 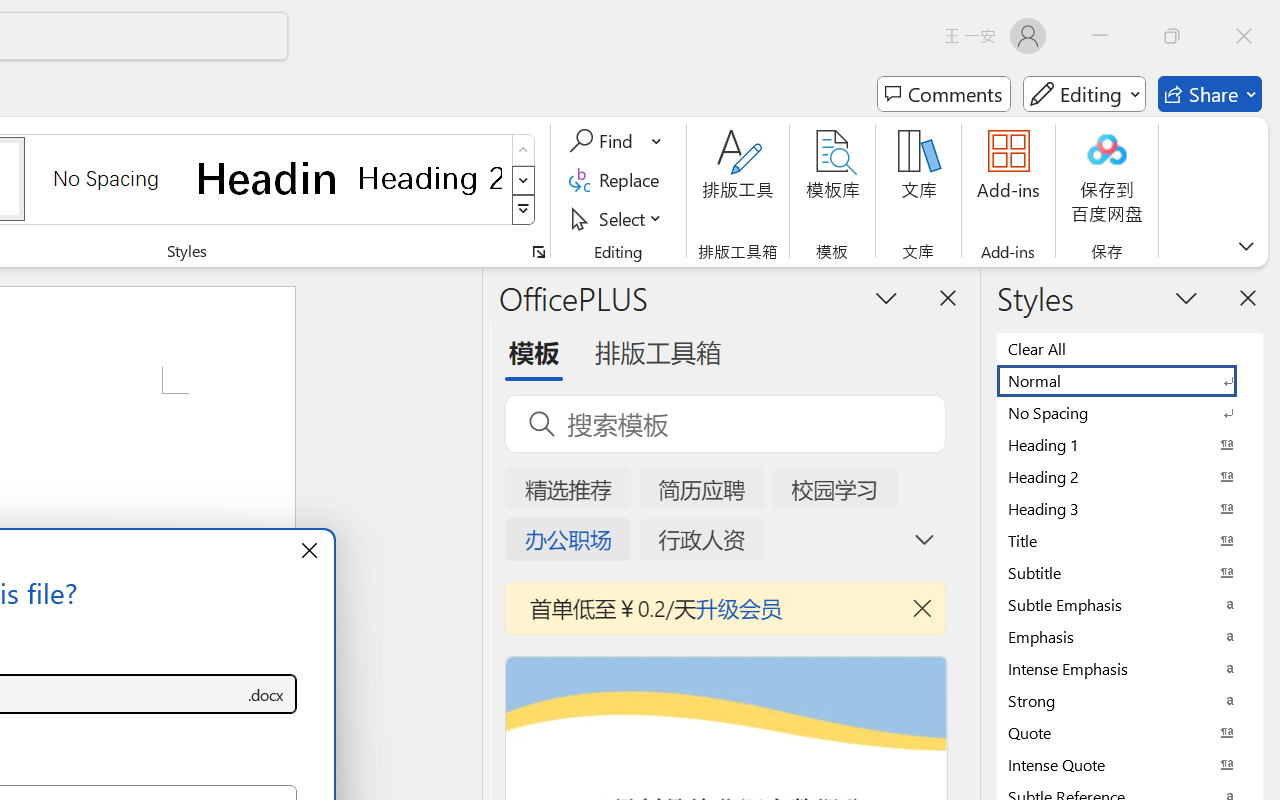 I want to click on 'Share', so click(x=1209, y=94).